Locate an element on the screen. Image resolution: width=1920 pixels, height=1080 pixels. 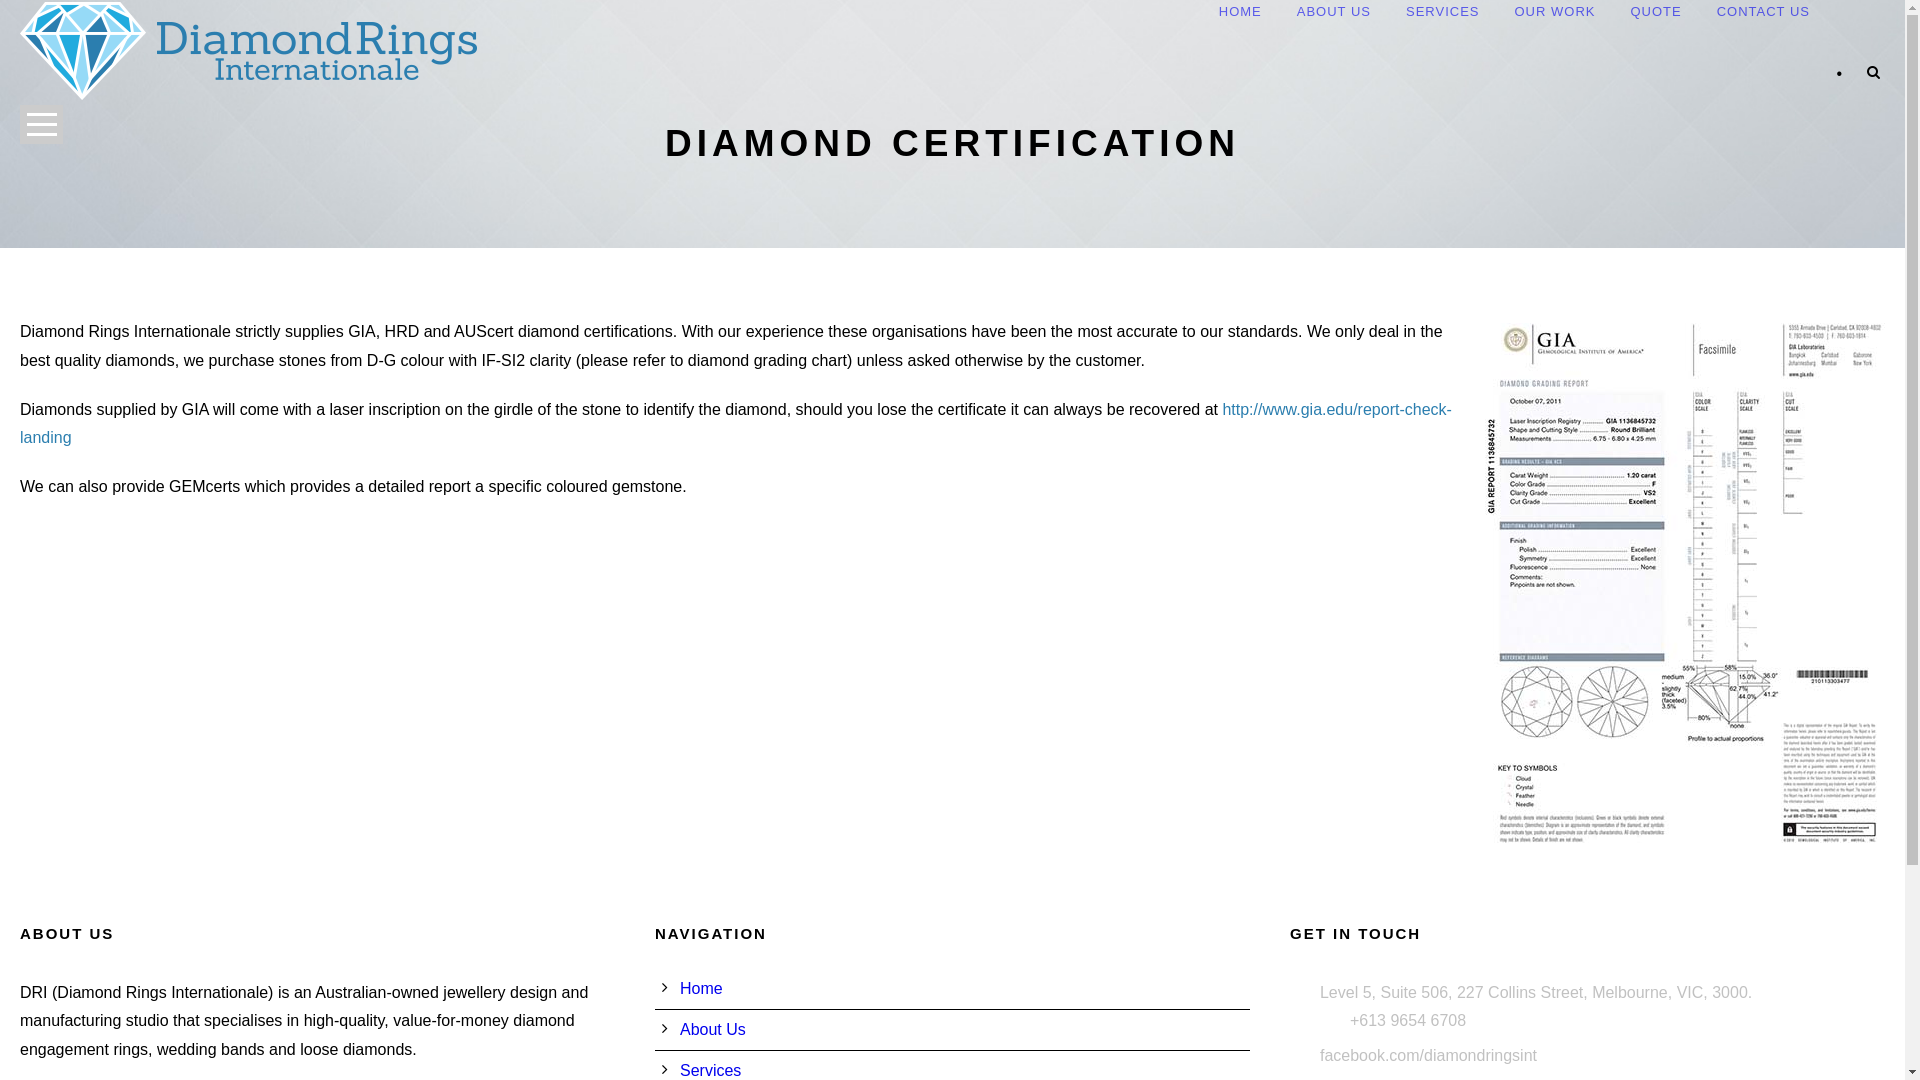
'ABOUT US' is located at coordinates (1296, 13).